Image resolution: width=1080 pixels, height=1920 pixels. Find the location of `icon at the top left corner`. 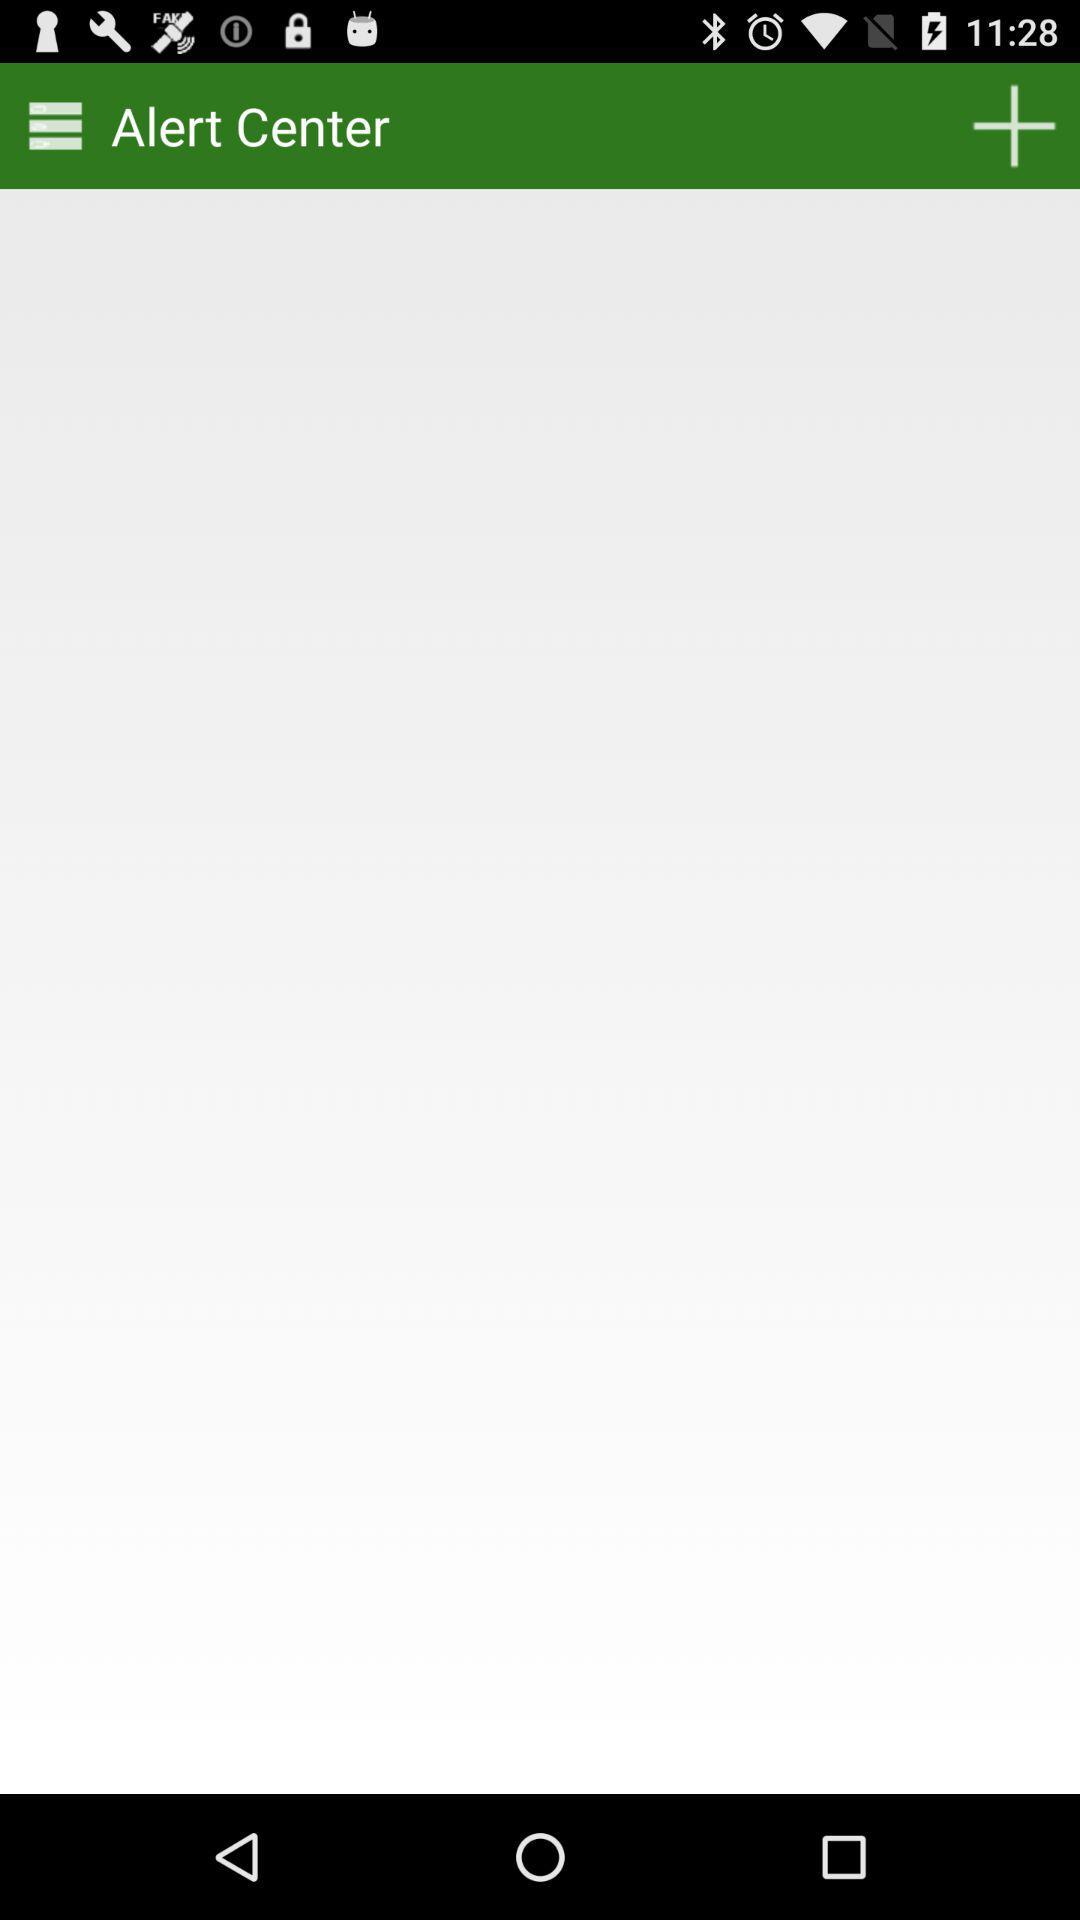

icon at the top left corner is located at coordinates (54, 124).